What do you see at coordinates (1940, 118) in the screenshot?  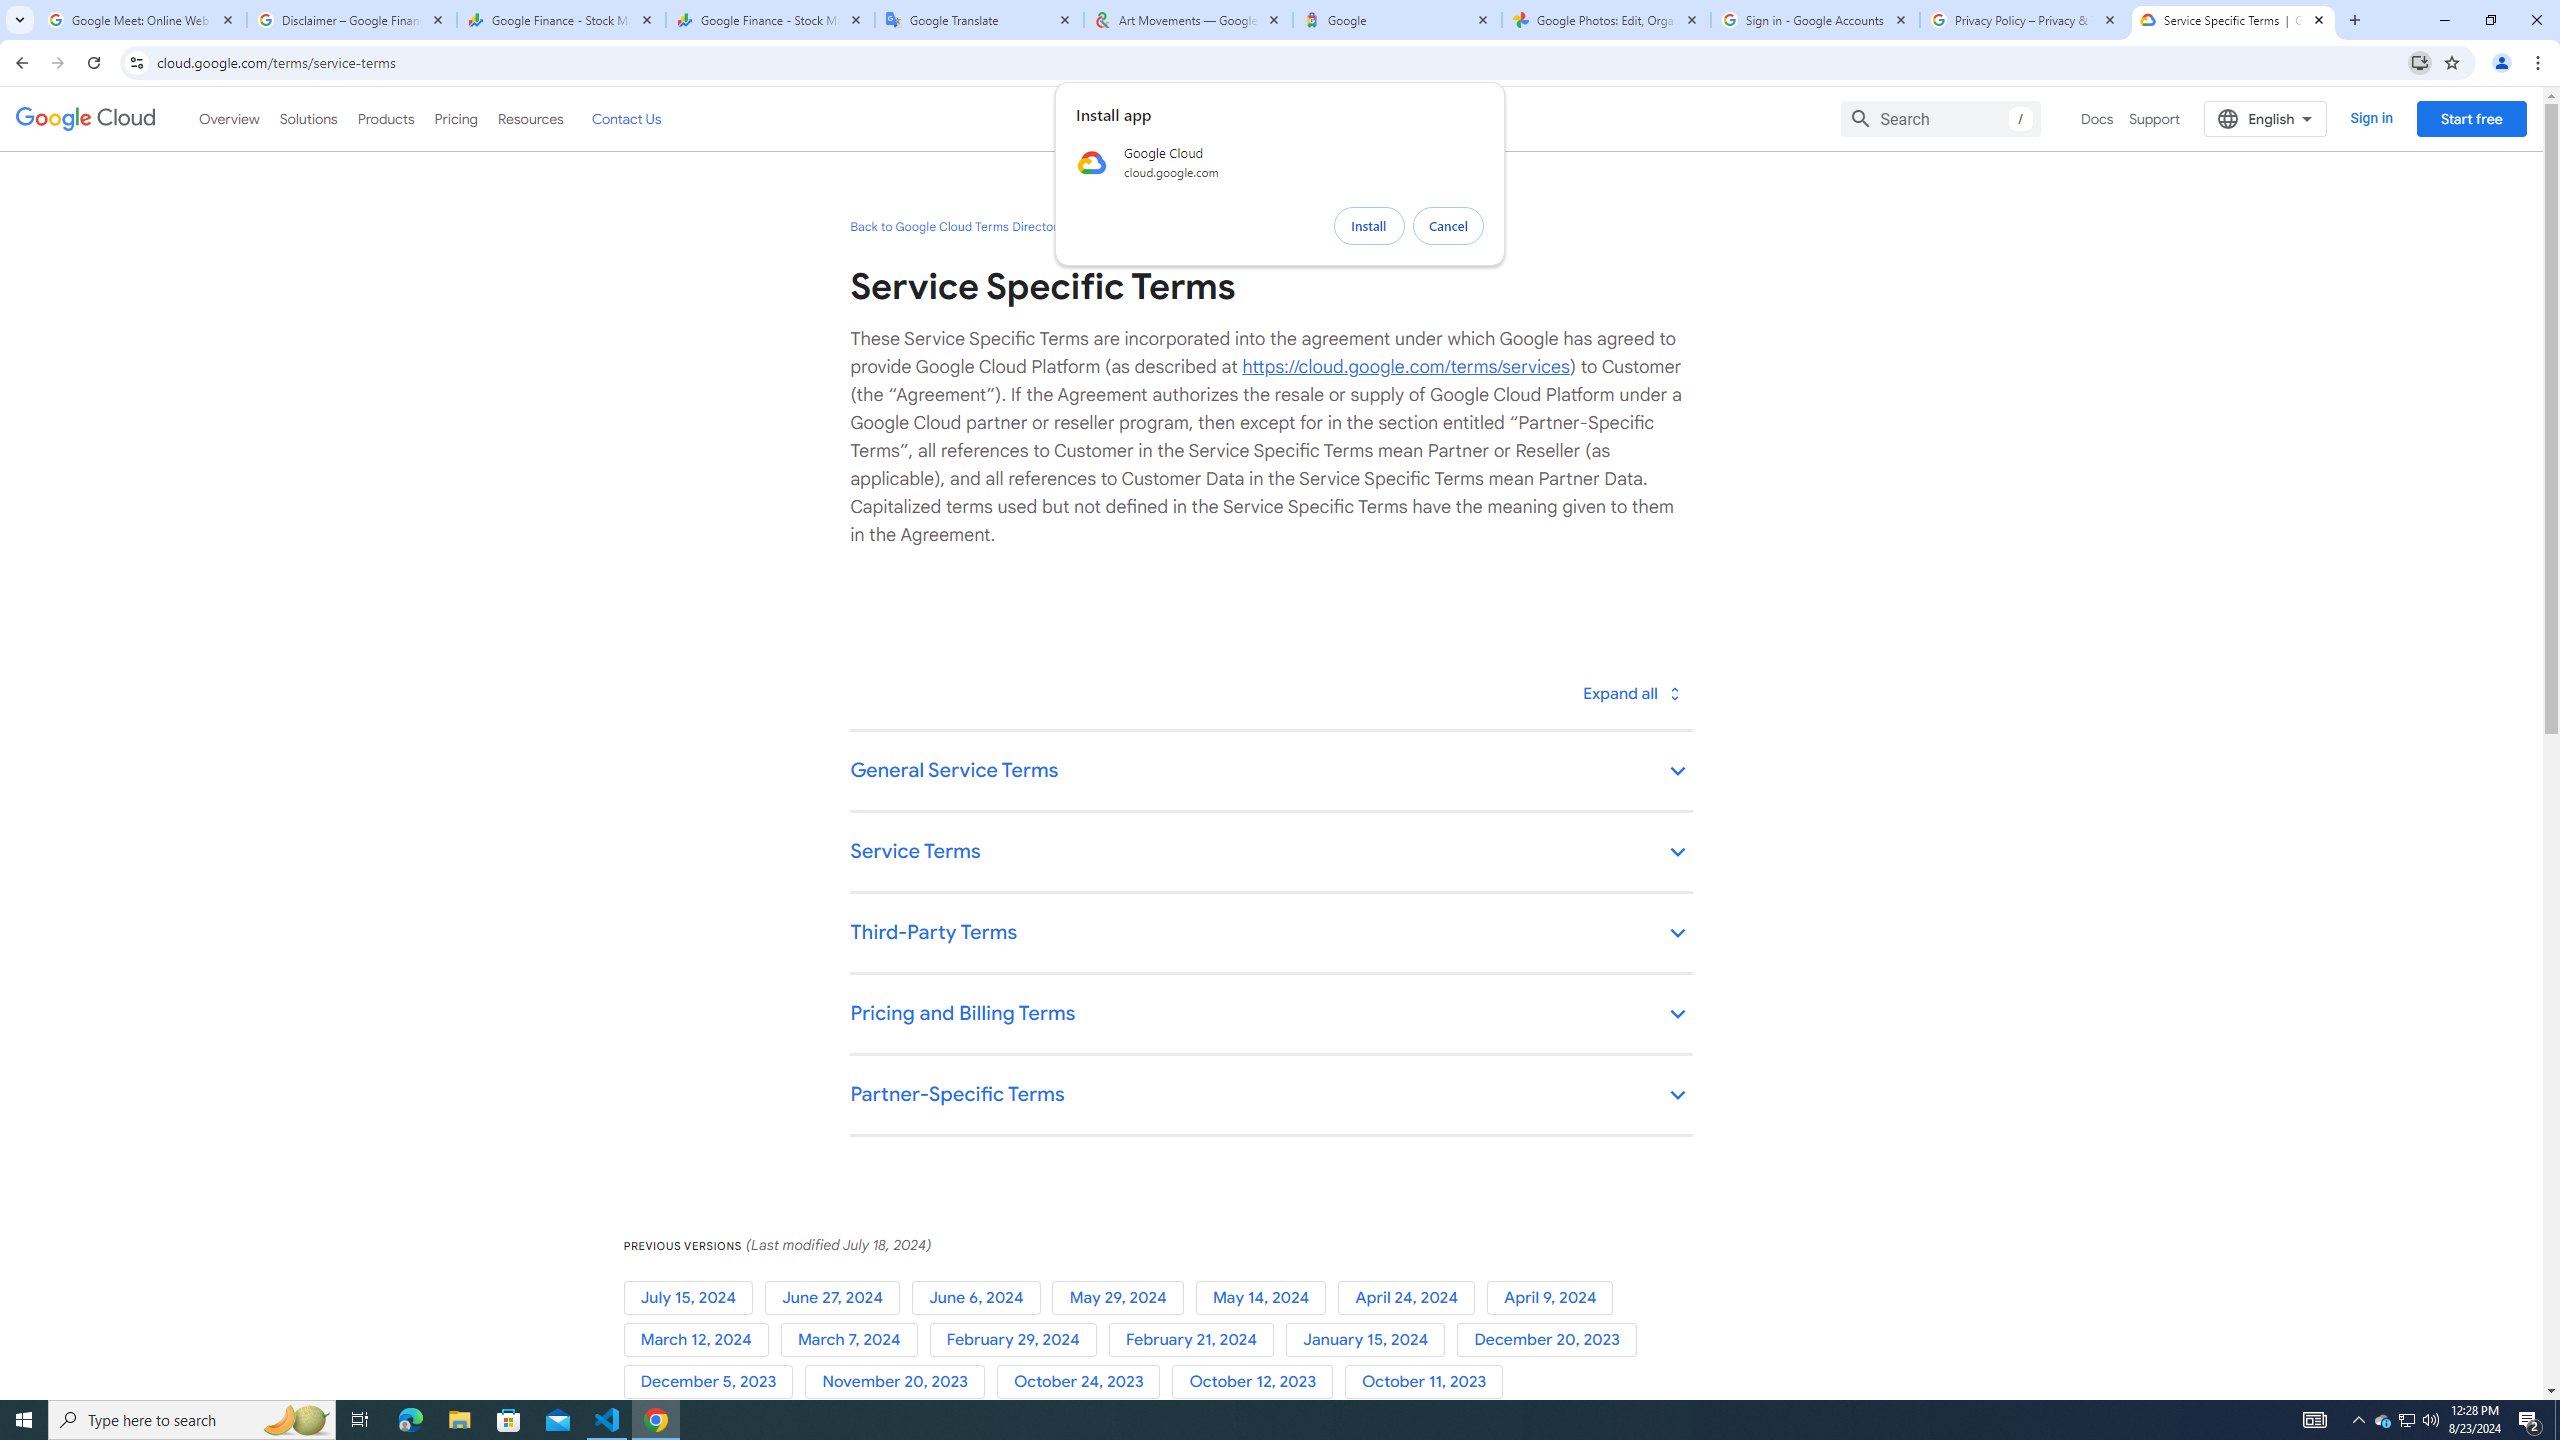 I see `'Search'` at bounding box center [1940, 118].